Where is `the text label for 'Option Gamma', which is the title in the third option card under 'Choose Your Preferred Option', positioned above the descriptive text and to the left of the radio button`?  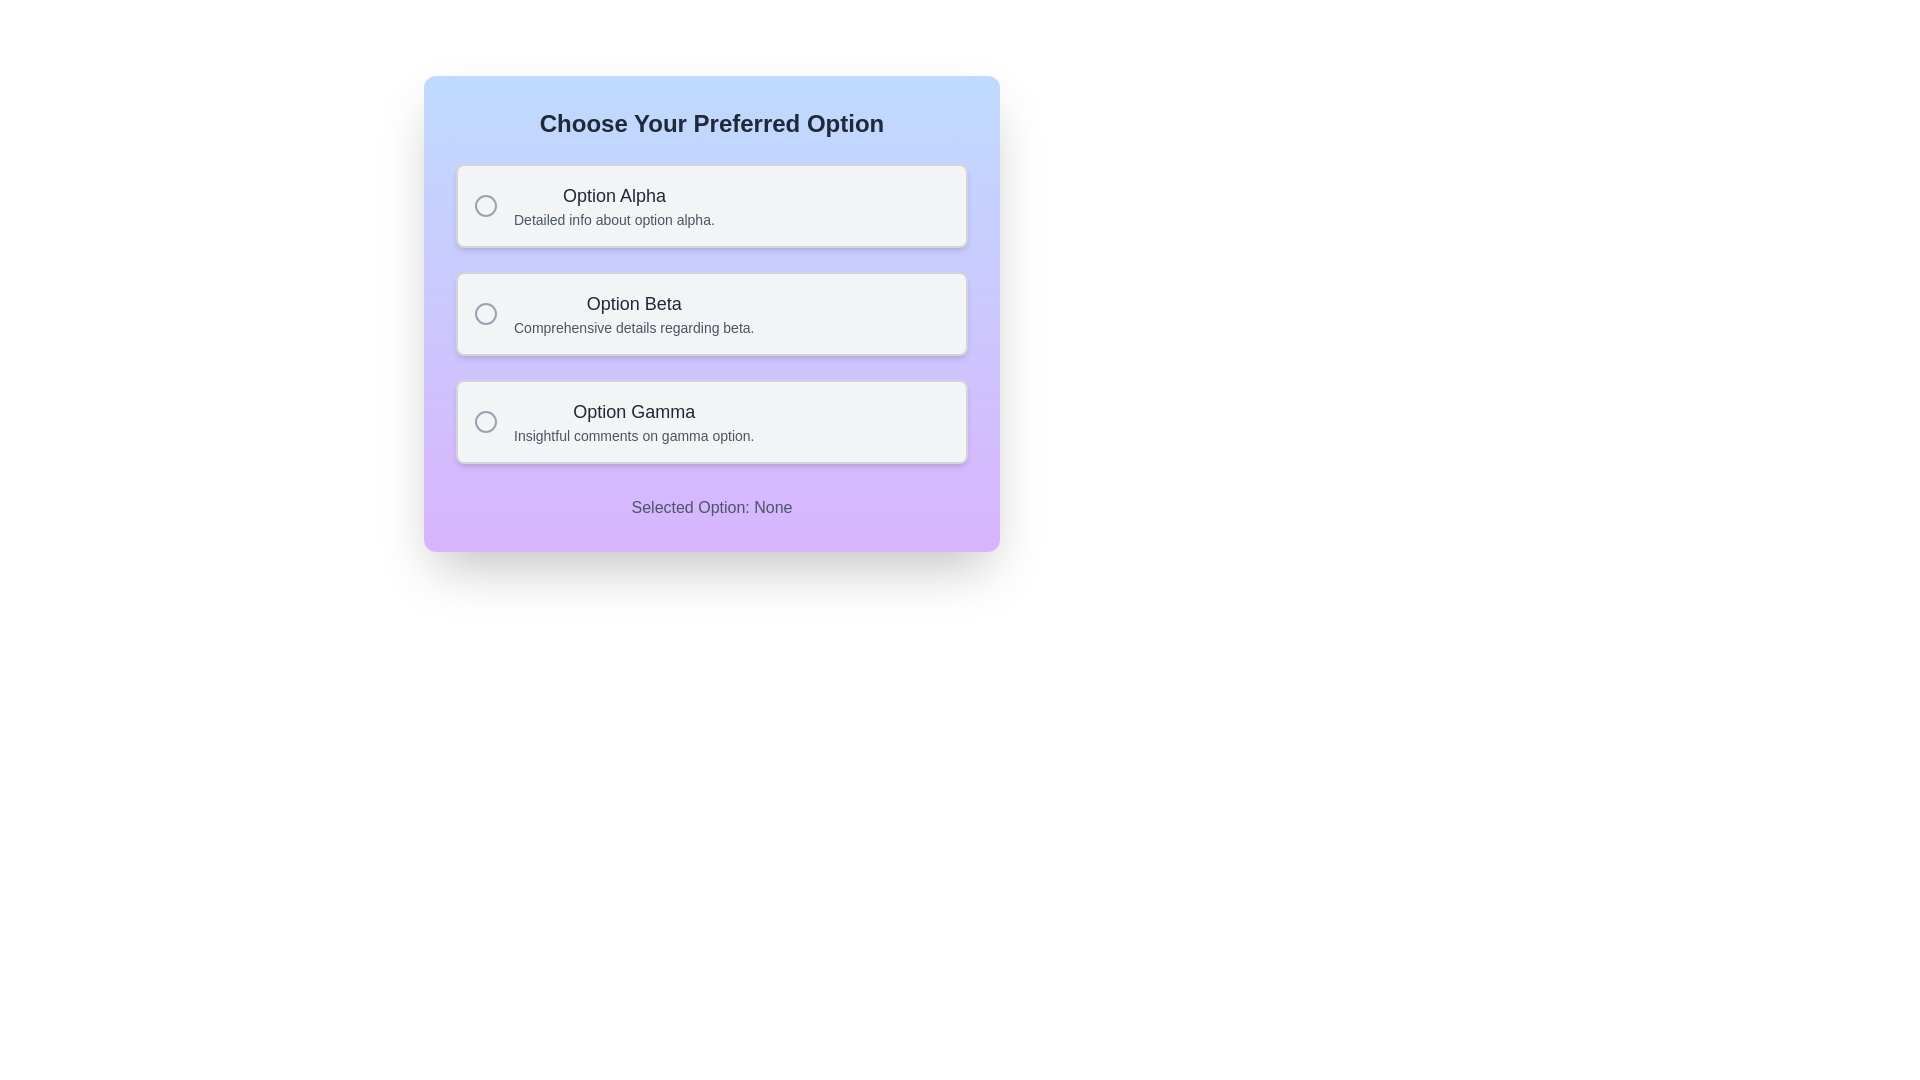
the text label for 'Option Gamma', which is the title in the third option card under 'Choose Your Preferred Option', positioned above the descriptive text and to the left of the radio button is located at coordinates (633, 411).